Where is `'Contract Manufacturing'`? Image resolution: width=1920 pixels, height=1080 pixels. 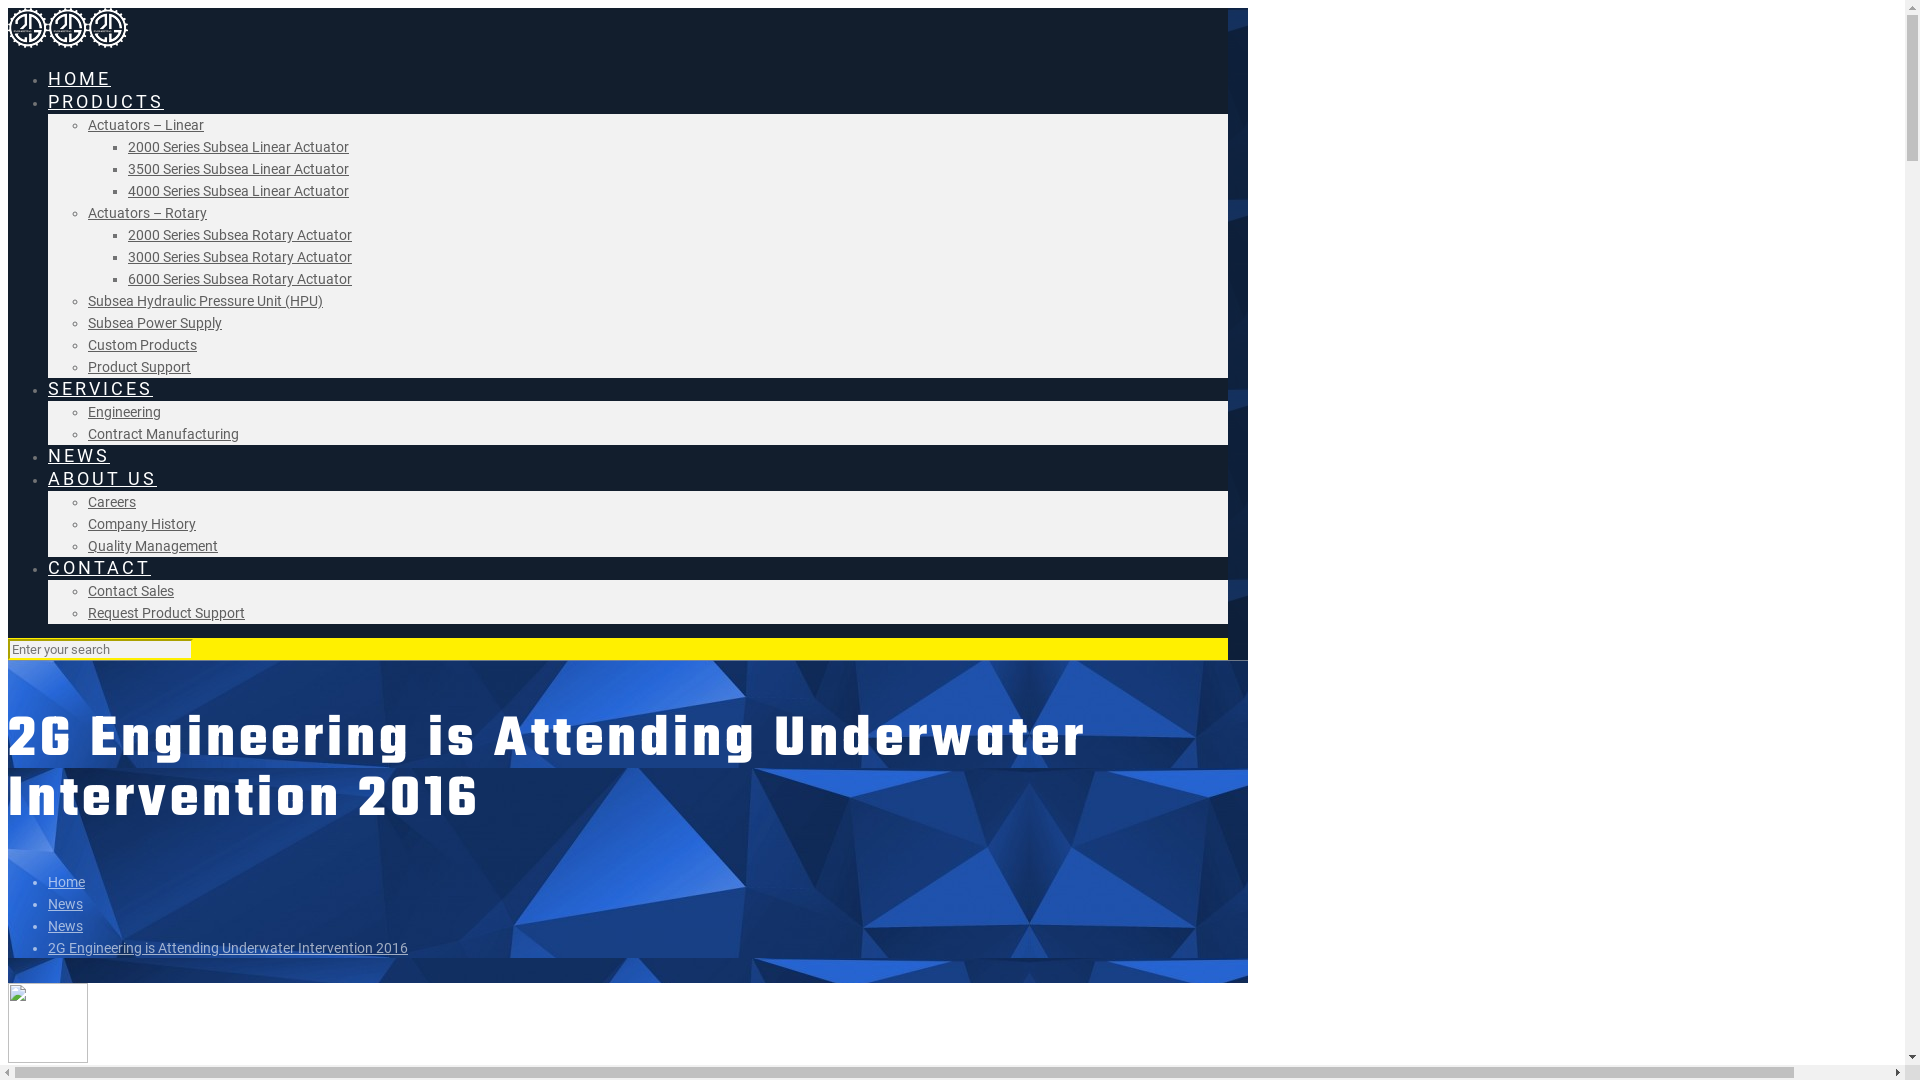 'Contract Manufacturing' is located at coordinates (163, 433).